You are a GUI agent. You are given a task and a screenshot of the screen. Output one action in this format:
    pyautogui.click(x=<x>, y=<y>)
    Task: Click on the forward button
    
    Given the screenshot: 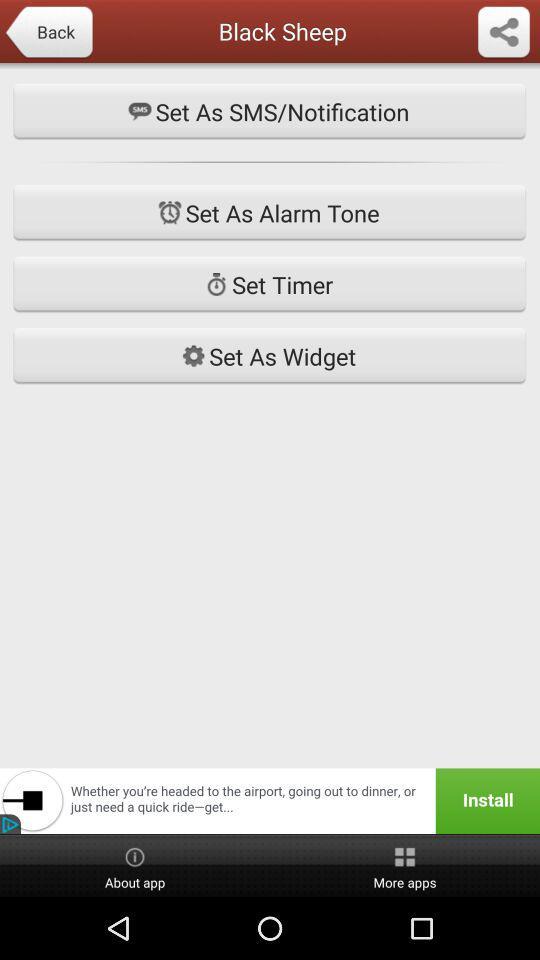 What is the action you would take?
    pyautogui.click(x=502, y=32)
    